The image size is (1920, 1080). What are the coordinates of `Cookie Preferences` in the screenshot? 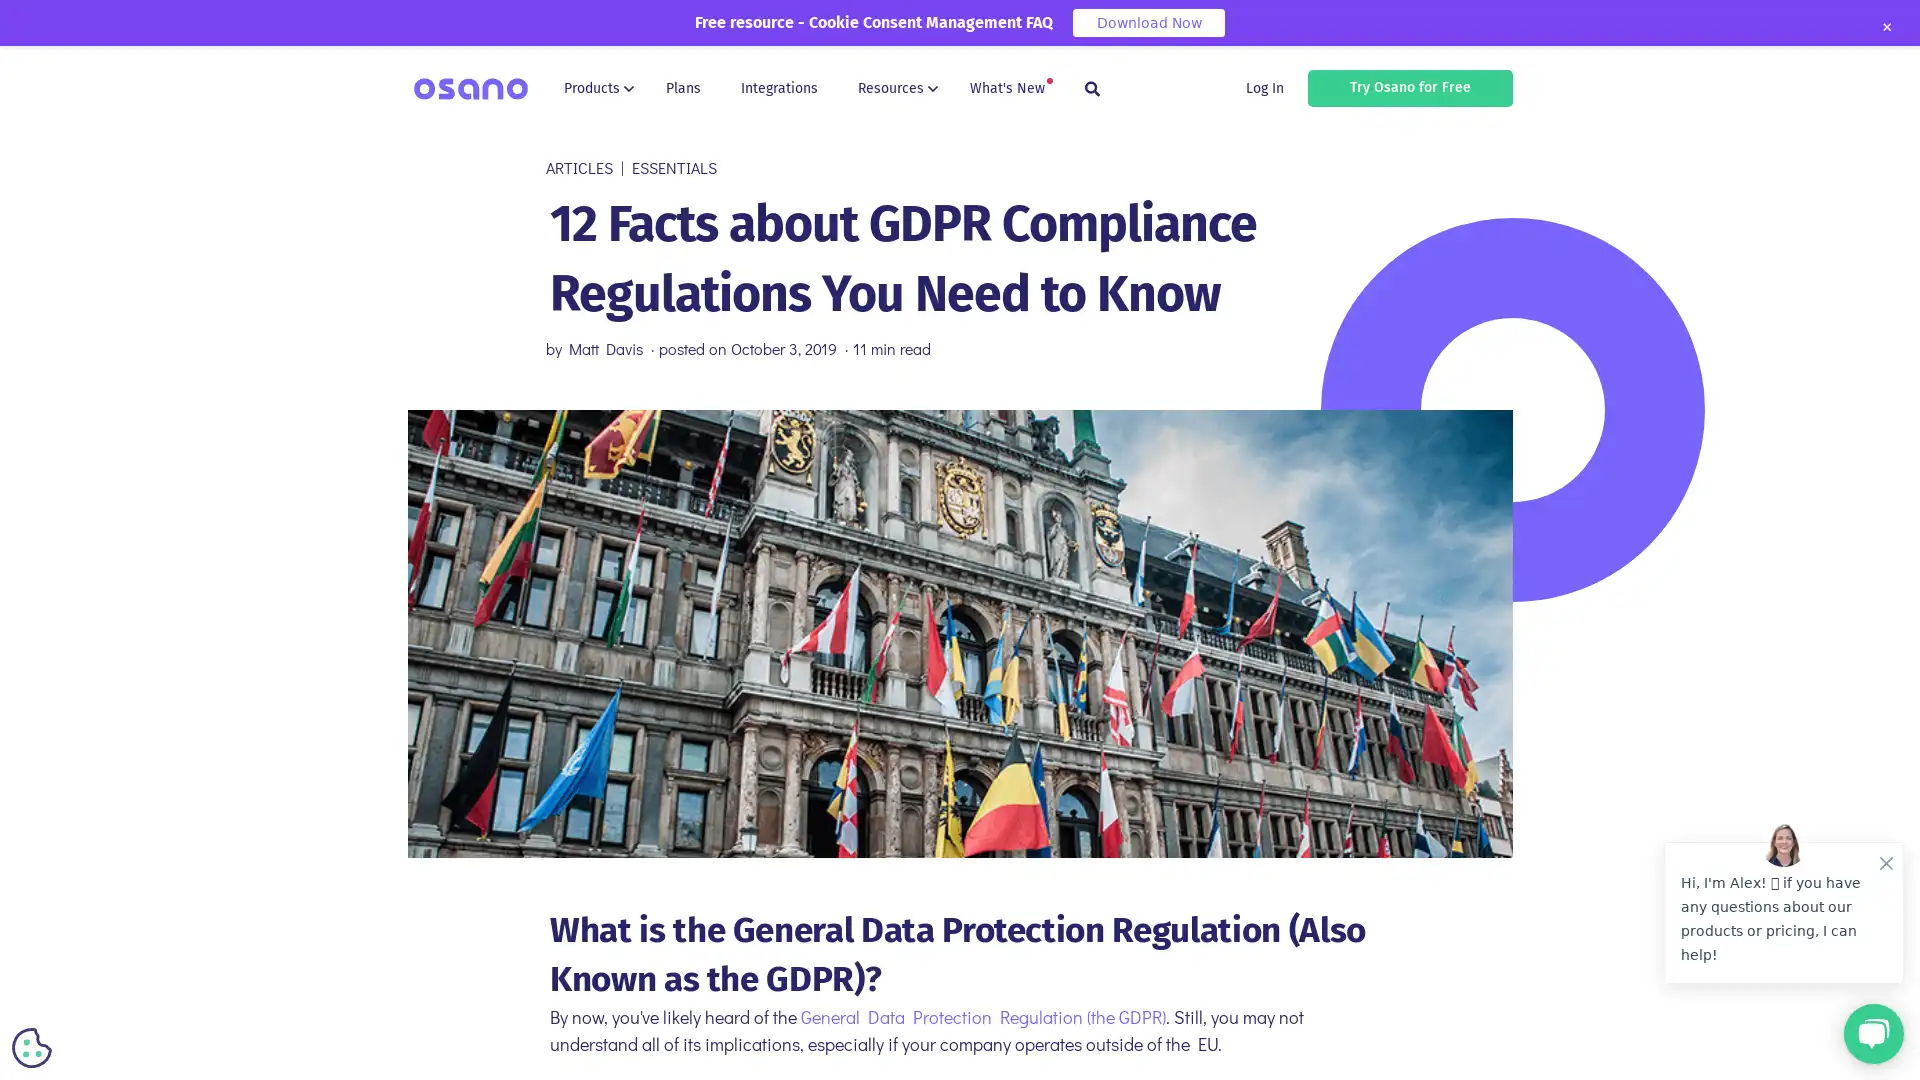 It's located at (32, 1047).